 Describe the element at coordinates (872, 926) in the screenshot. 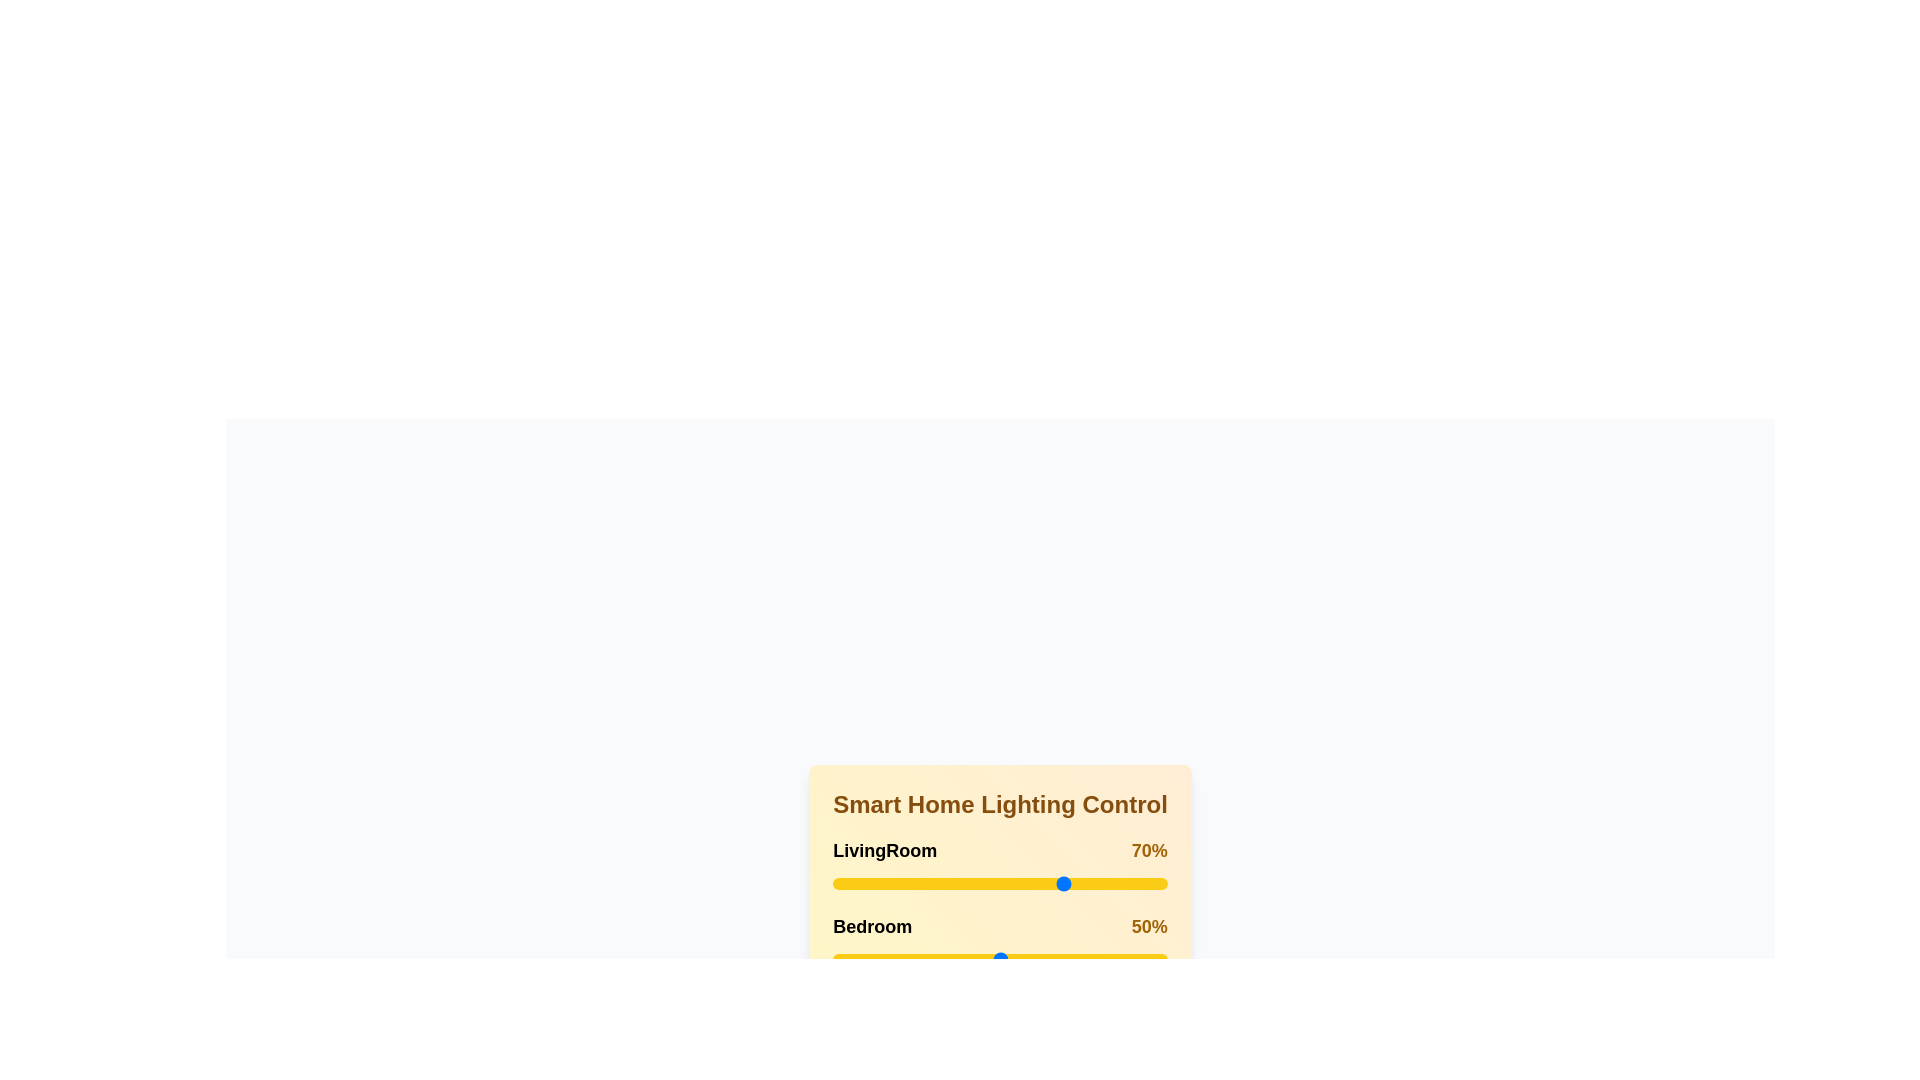

I see `the 'Bedroom' label that serves as a descriptor for smart home lighting settings, located to the left of a sibling element displaying '50%', beneath the 'LivingRoom' section` at that location.